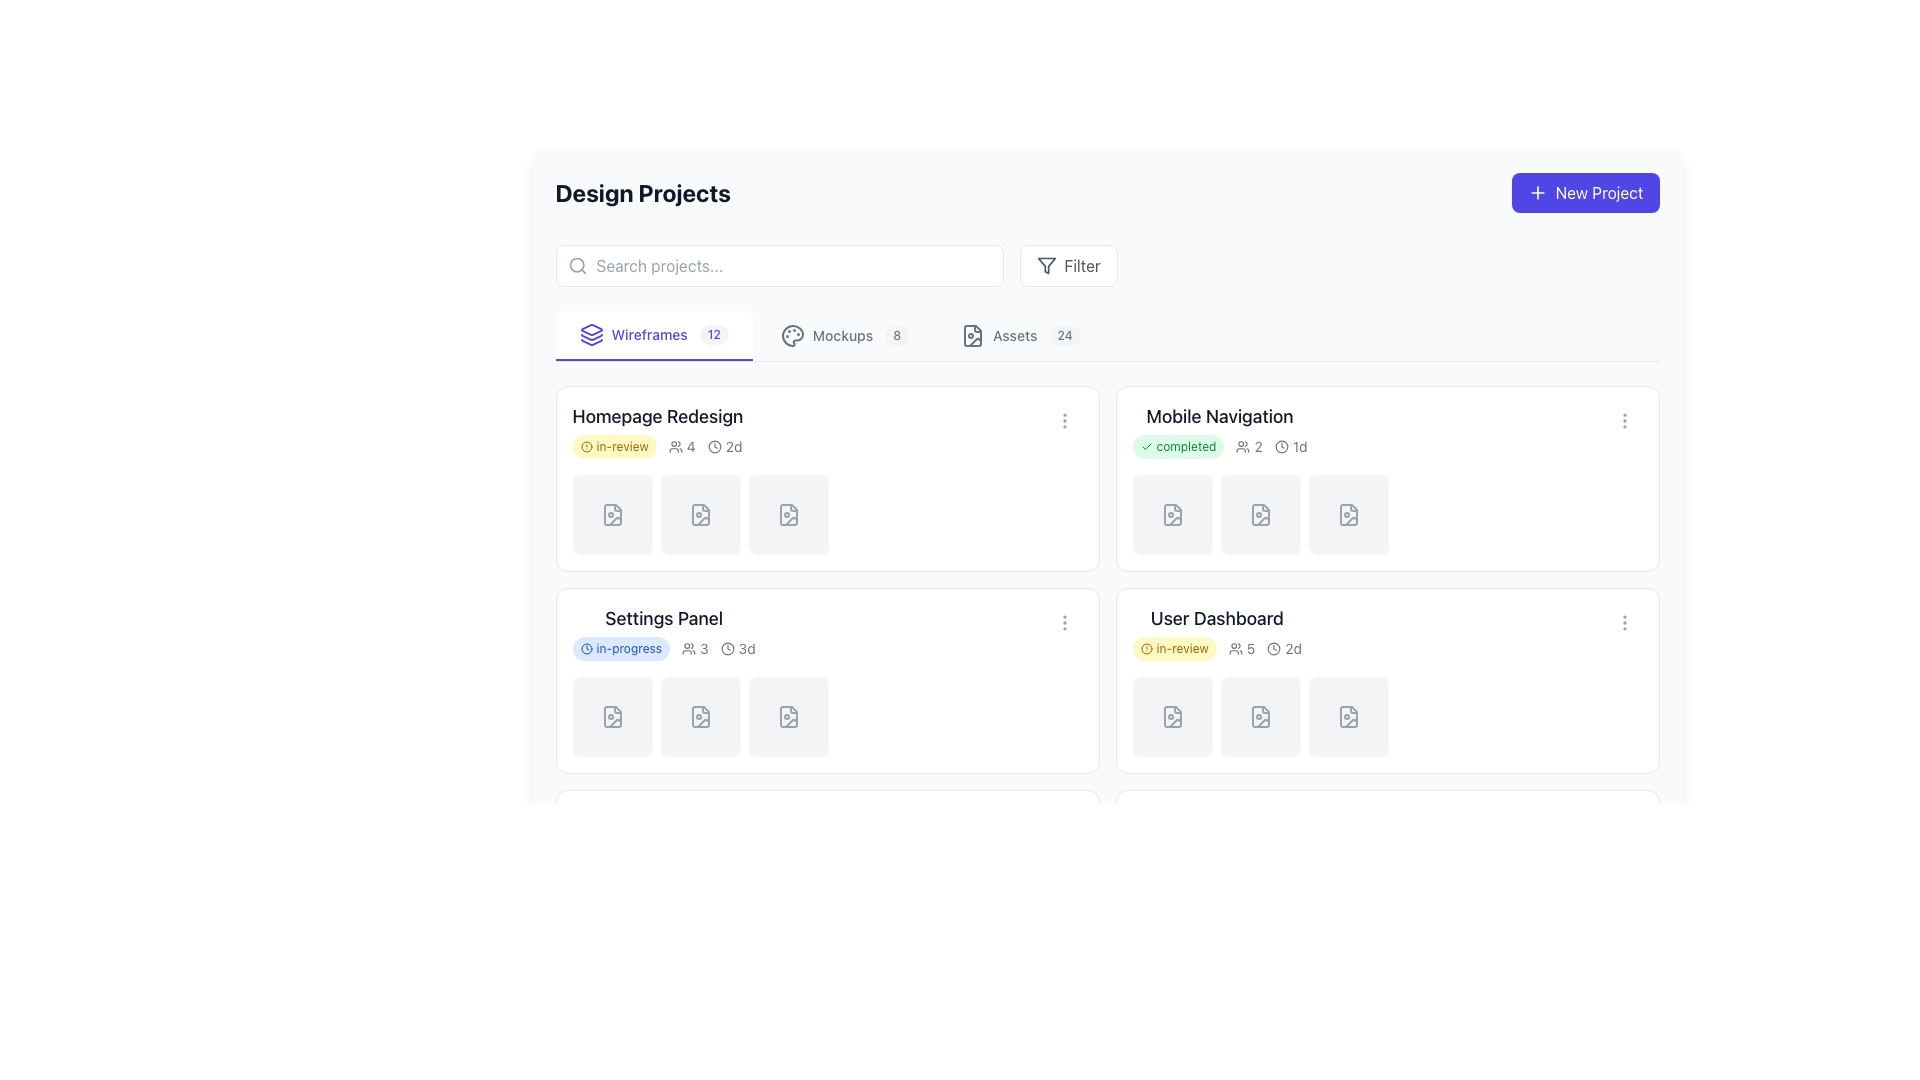 The width and height of the screenshot is (1920, 1080). Describe the element at coordinates (1259, 716) in the screenshot. I see `the file icon, which is the second icon from the left in the bottom row of icons within the 'User Dashboard' section` at that location.